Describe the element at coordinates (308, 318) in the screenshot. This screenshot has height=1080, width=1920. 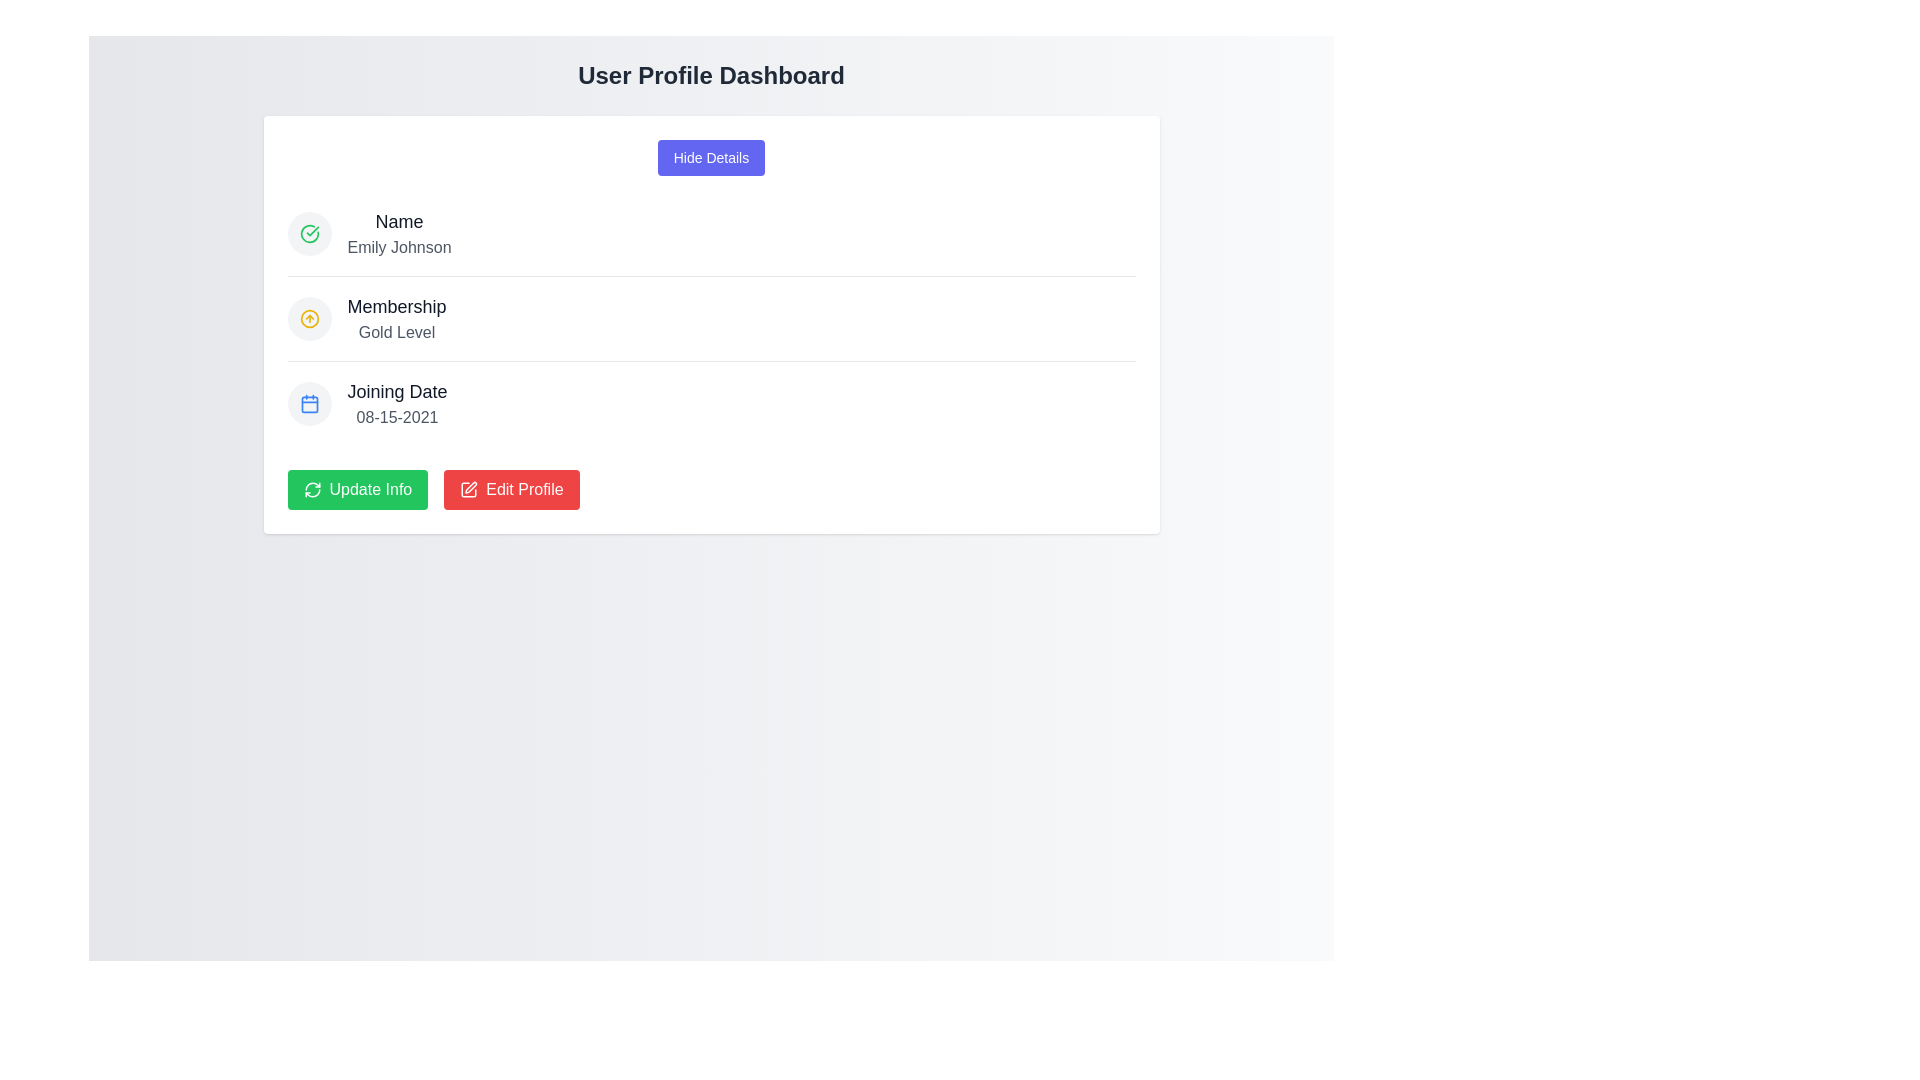
I see `the circular outline icon indicative of an upward arrow, colored yellow, located in the second row of icons associated with the 'Gold Level' membership on the profile dashboard` at that location.